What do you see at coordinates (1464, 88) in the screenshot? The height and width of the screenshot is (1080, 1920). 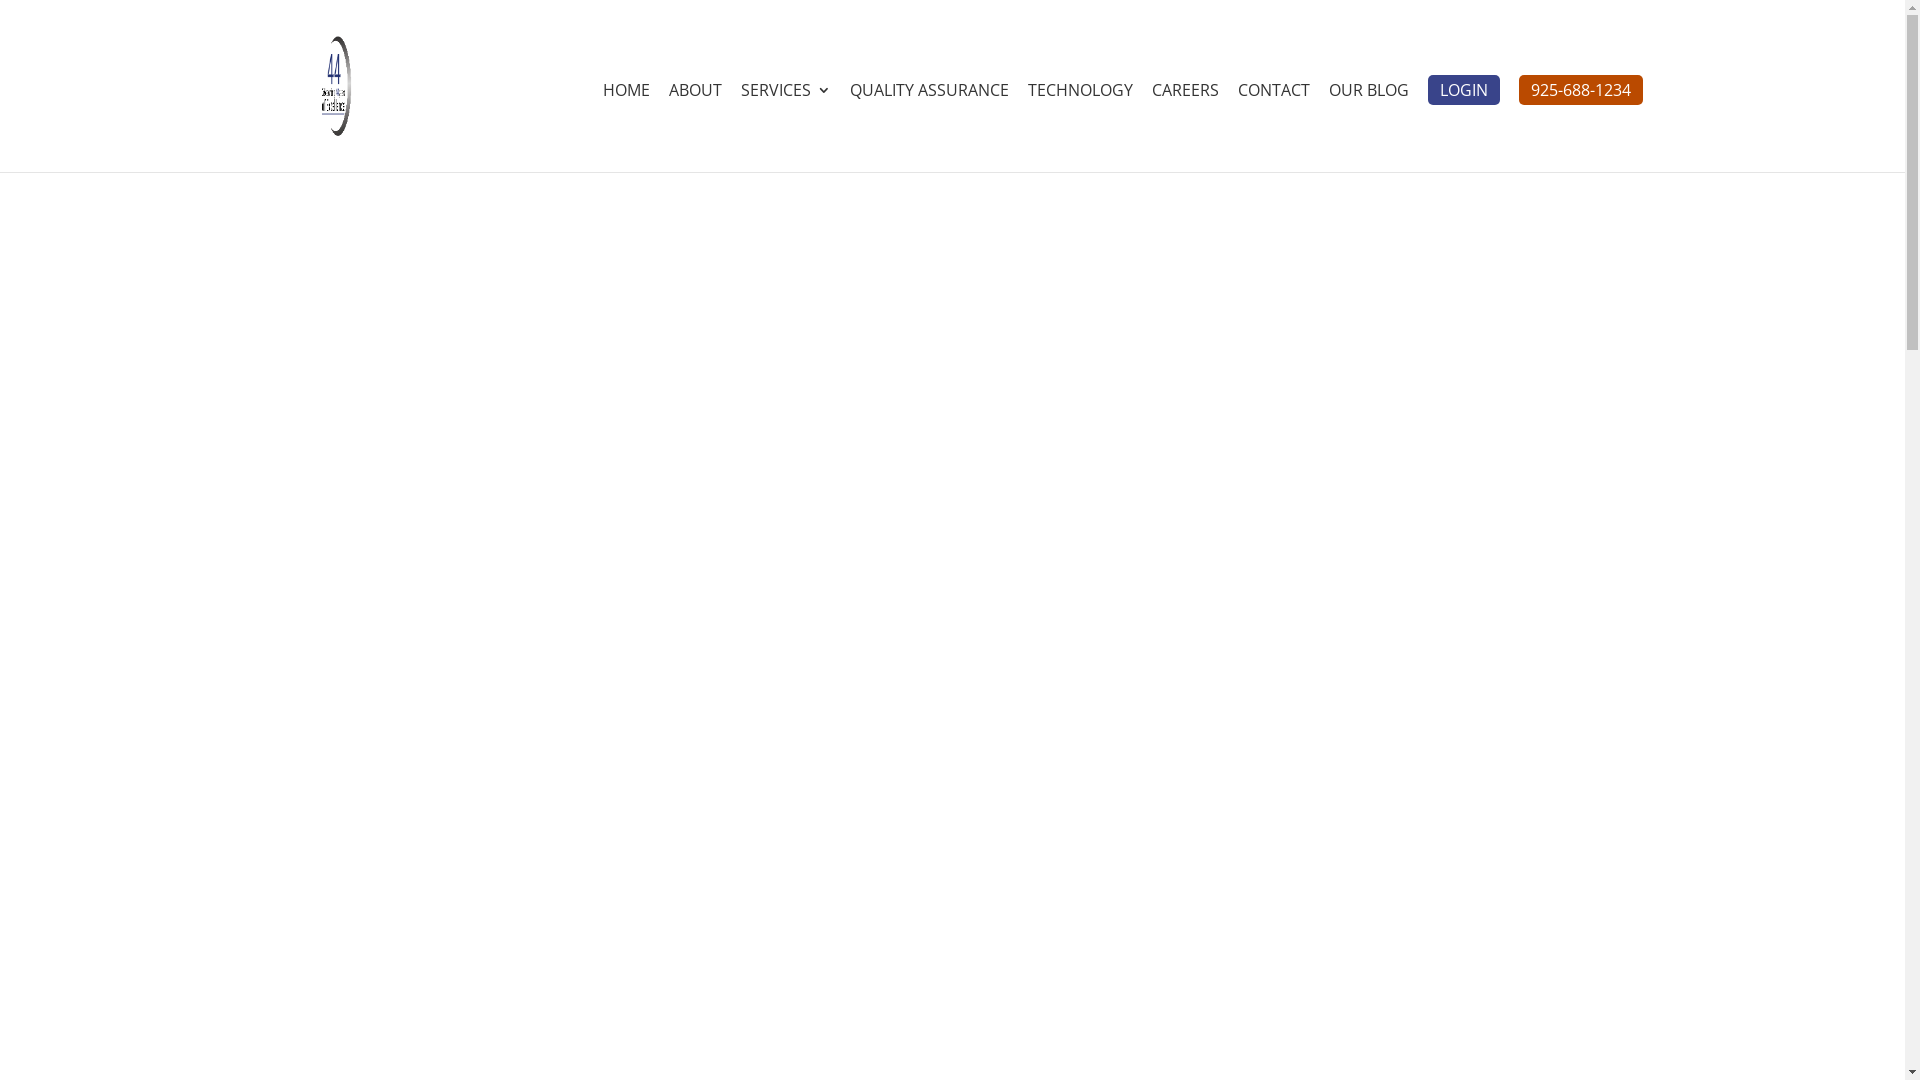 I see `'LOGIN'` at bounding box center [1464, 88].